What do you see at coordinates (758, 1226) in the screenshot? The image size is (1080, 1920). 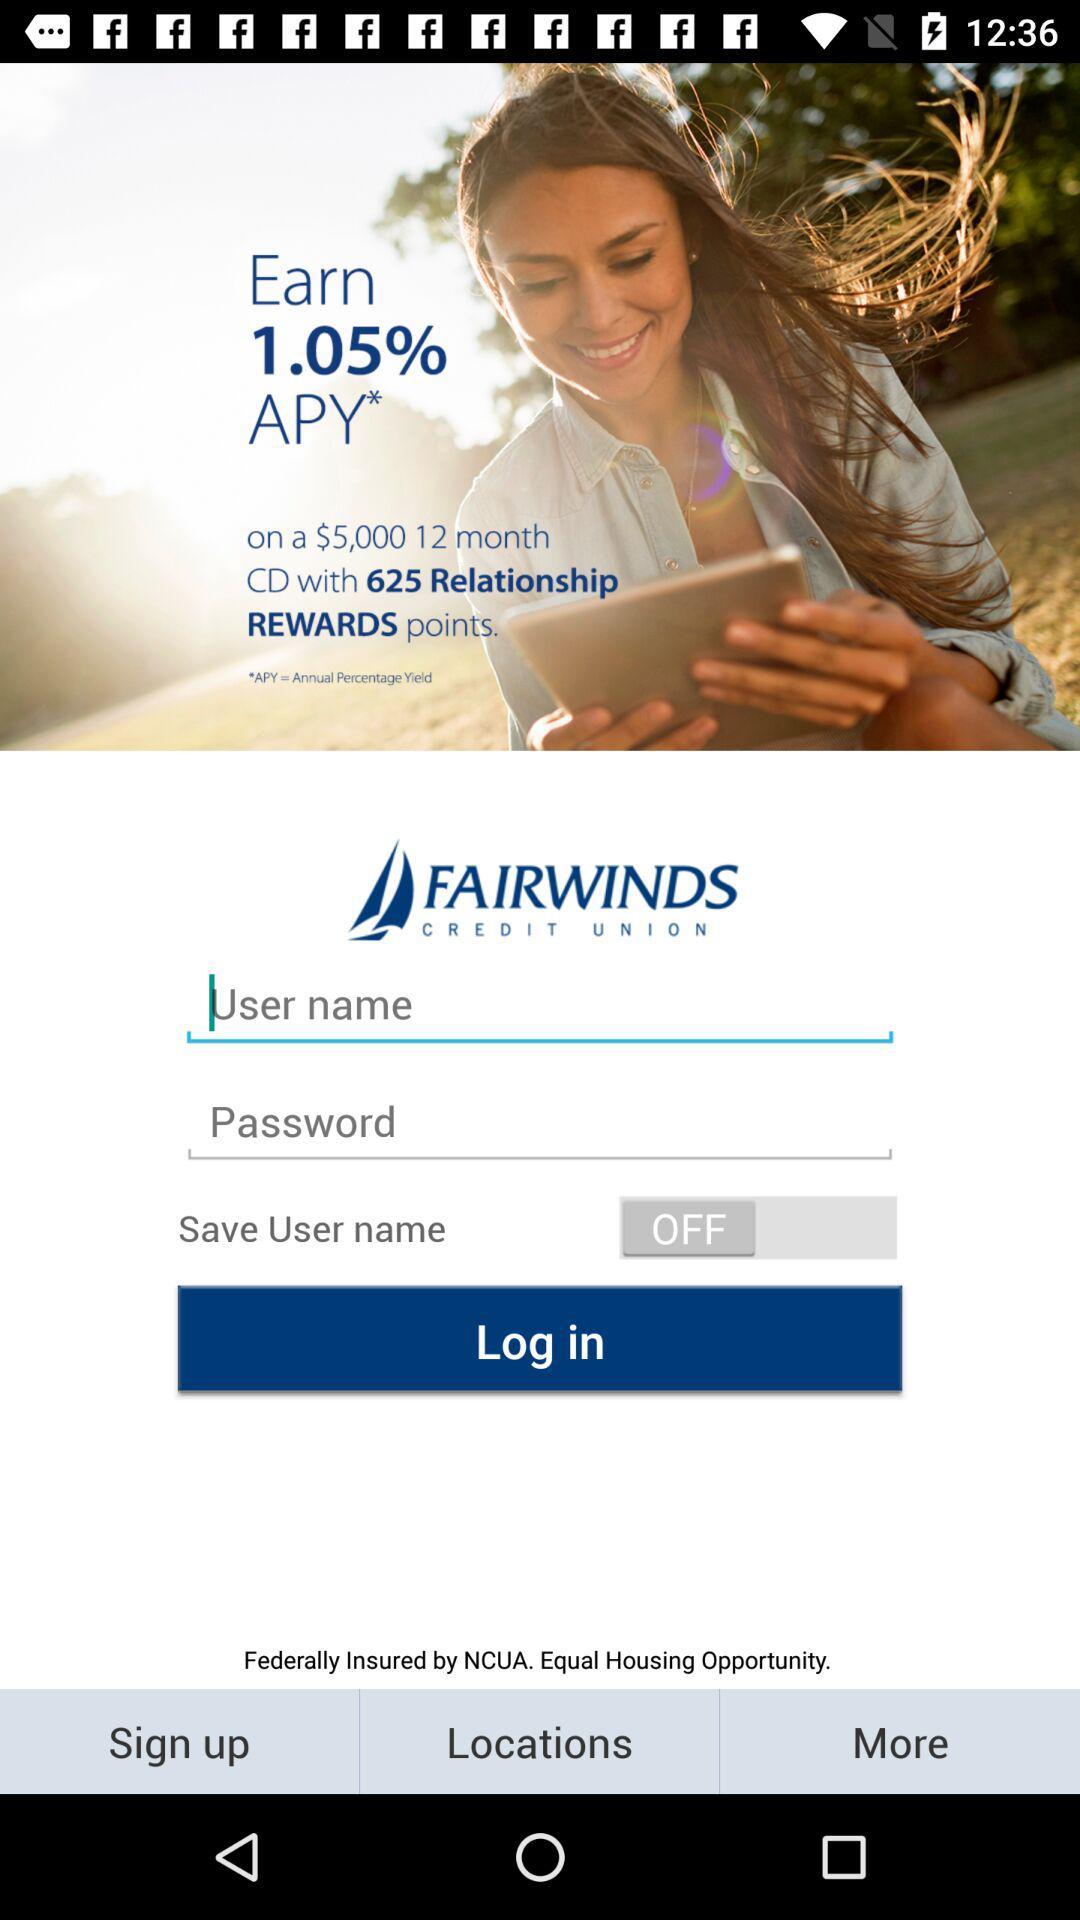 I see `icon on the right` at bounding box center [758, 1226].